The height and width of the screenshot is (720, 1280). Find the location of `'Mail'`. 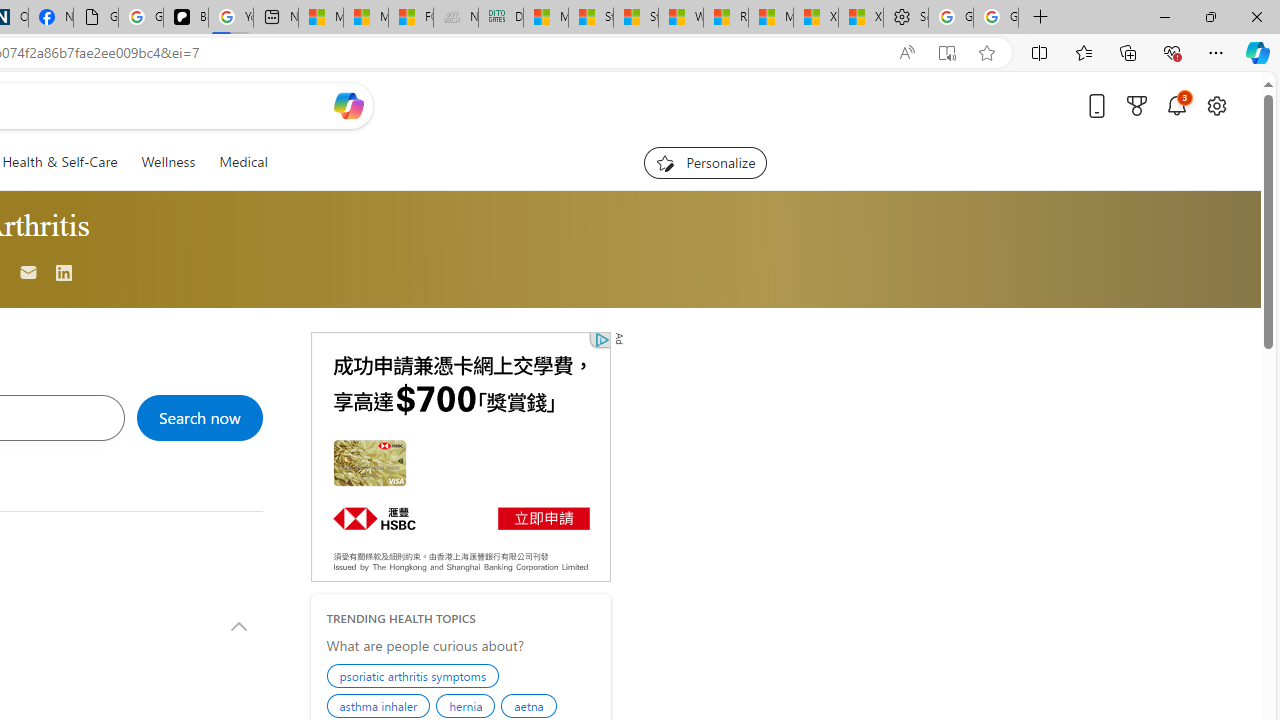

'Mail' is located at coordinates (29, 273).